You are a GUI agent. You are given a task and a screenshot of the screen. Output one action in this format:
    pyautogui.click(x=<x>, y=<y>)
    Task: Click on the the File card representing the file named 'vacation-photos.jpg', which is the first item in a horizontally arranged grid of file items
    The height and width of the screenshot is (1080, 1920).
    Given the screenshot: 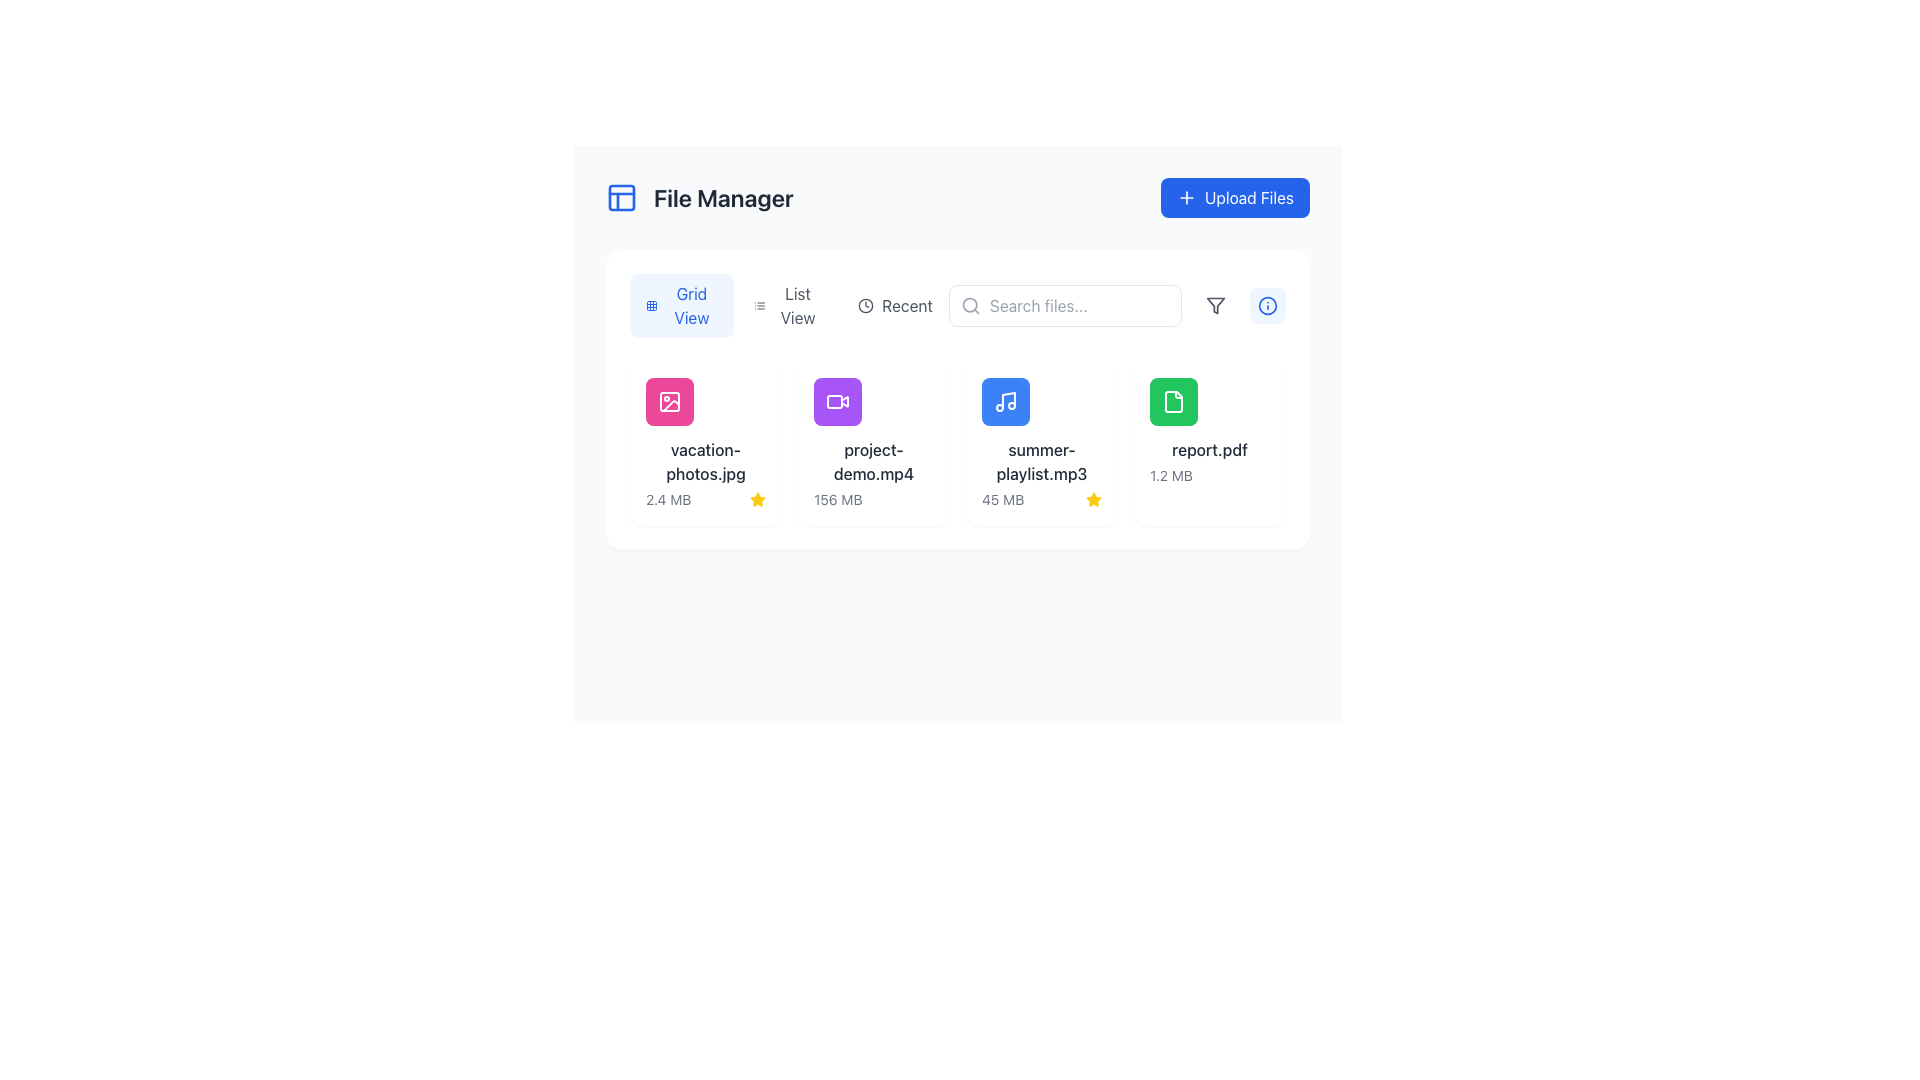 What is the action you would take?
    pyautogui.click(x=705, y=442)
    